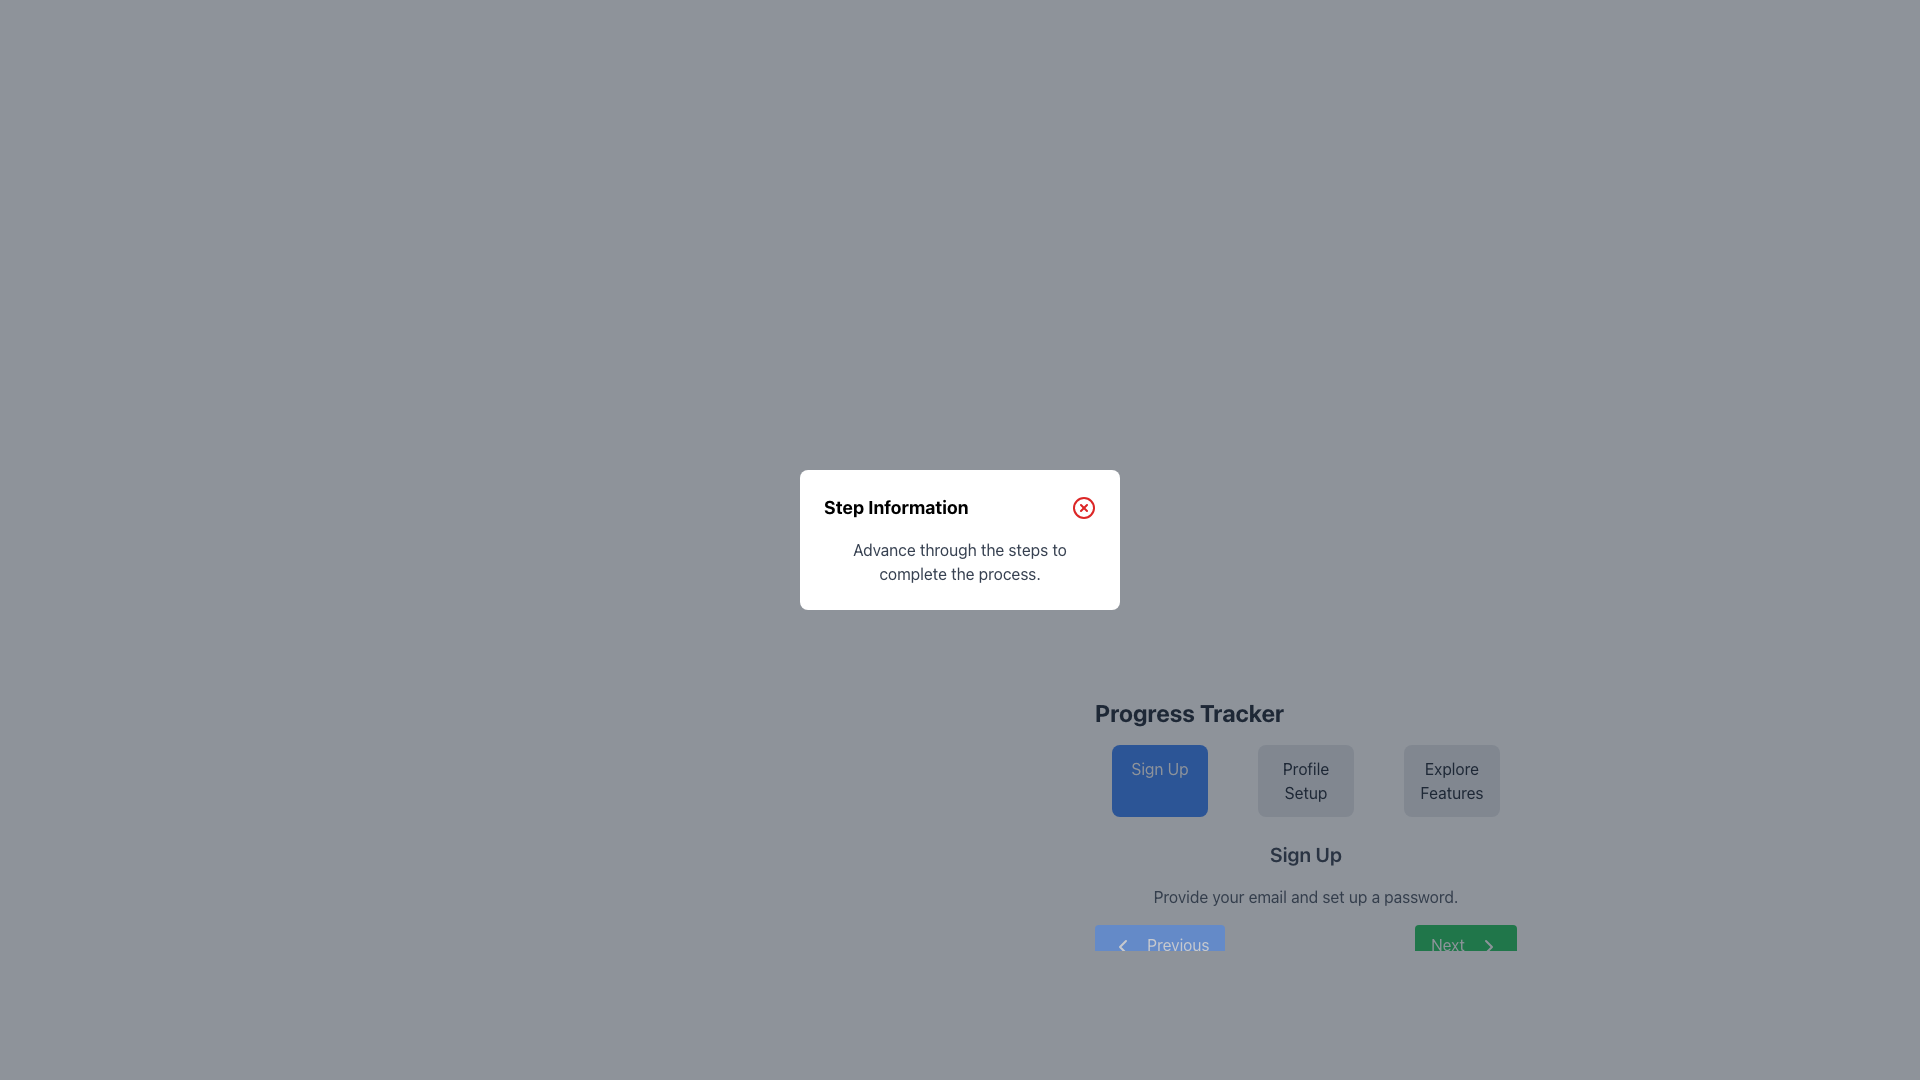  I want to click on the second button in the Progress Tracker section, so click(1305, 798).